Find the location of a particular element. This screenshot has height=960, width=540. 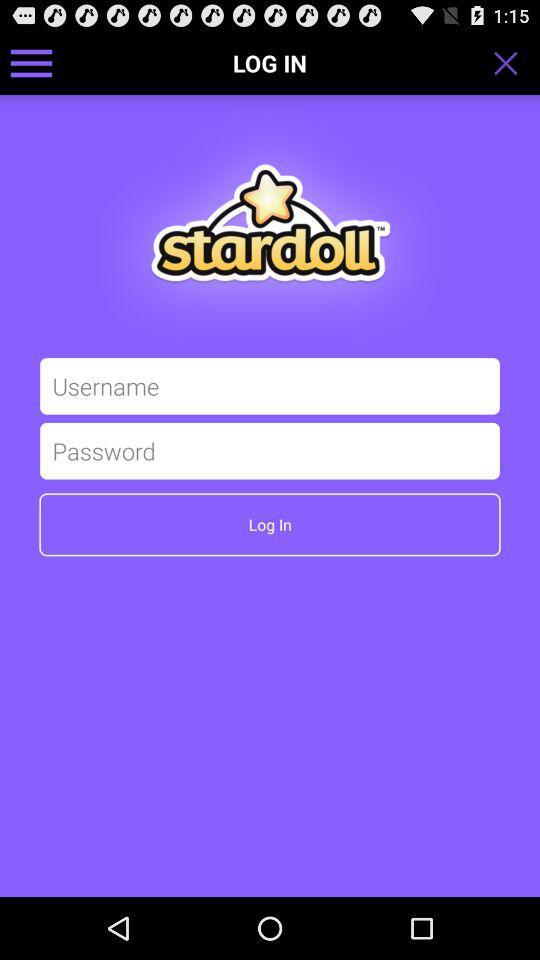

username is located at coordinates (270, 385).